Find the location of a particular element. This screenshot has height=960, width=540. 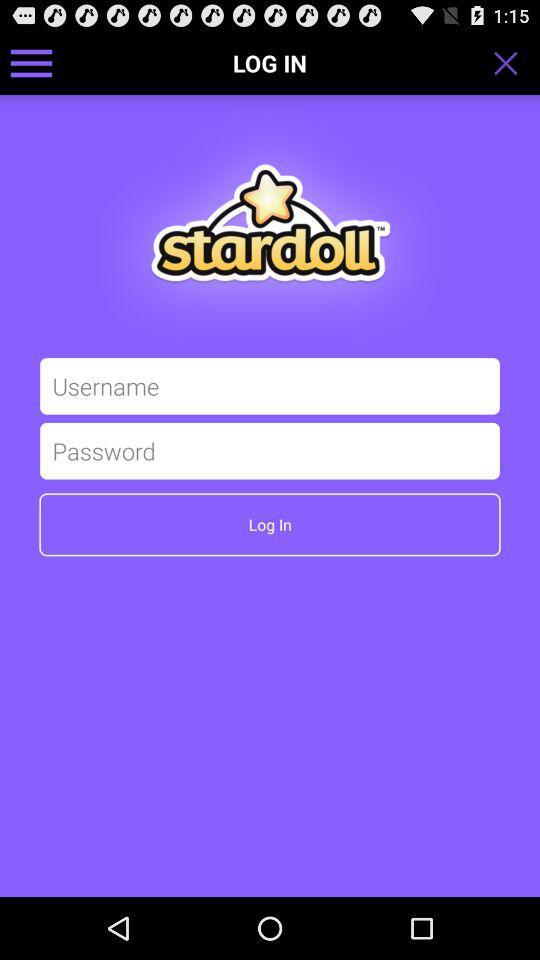

username is located at coordinates (270, 385).